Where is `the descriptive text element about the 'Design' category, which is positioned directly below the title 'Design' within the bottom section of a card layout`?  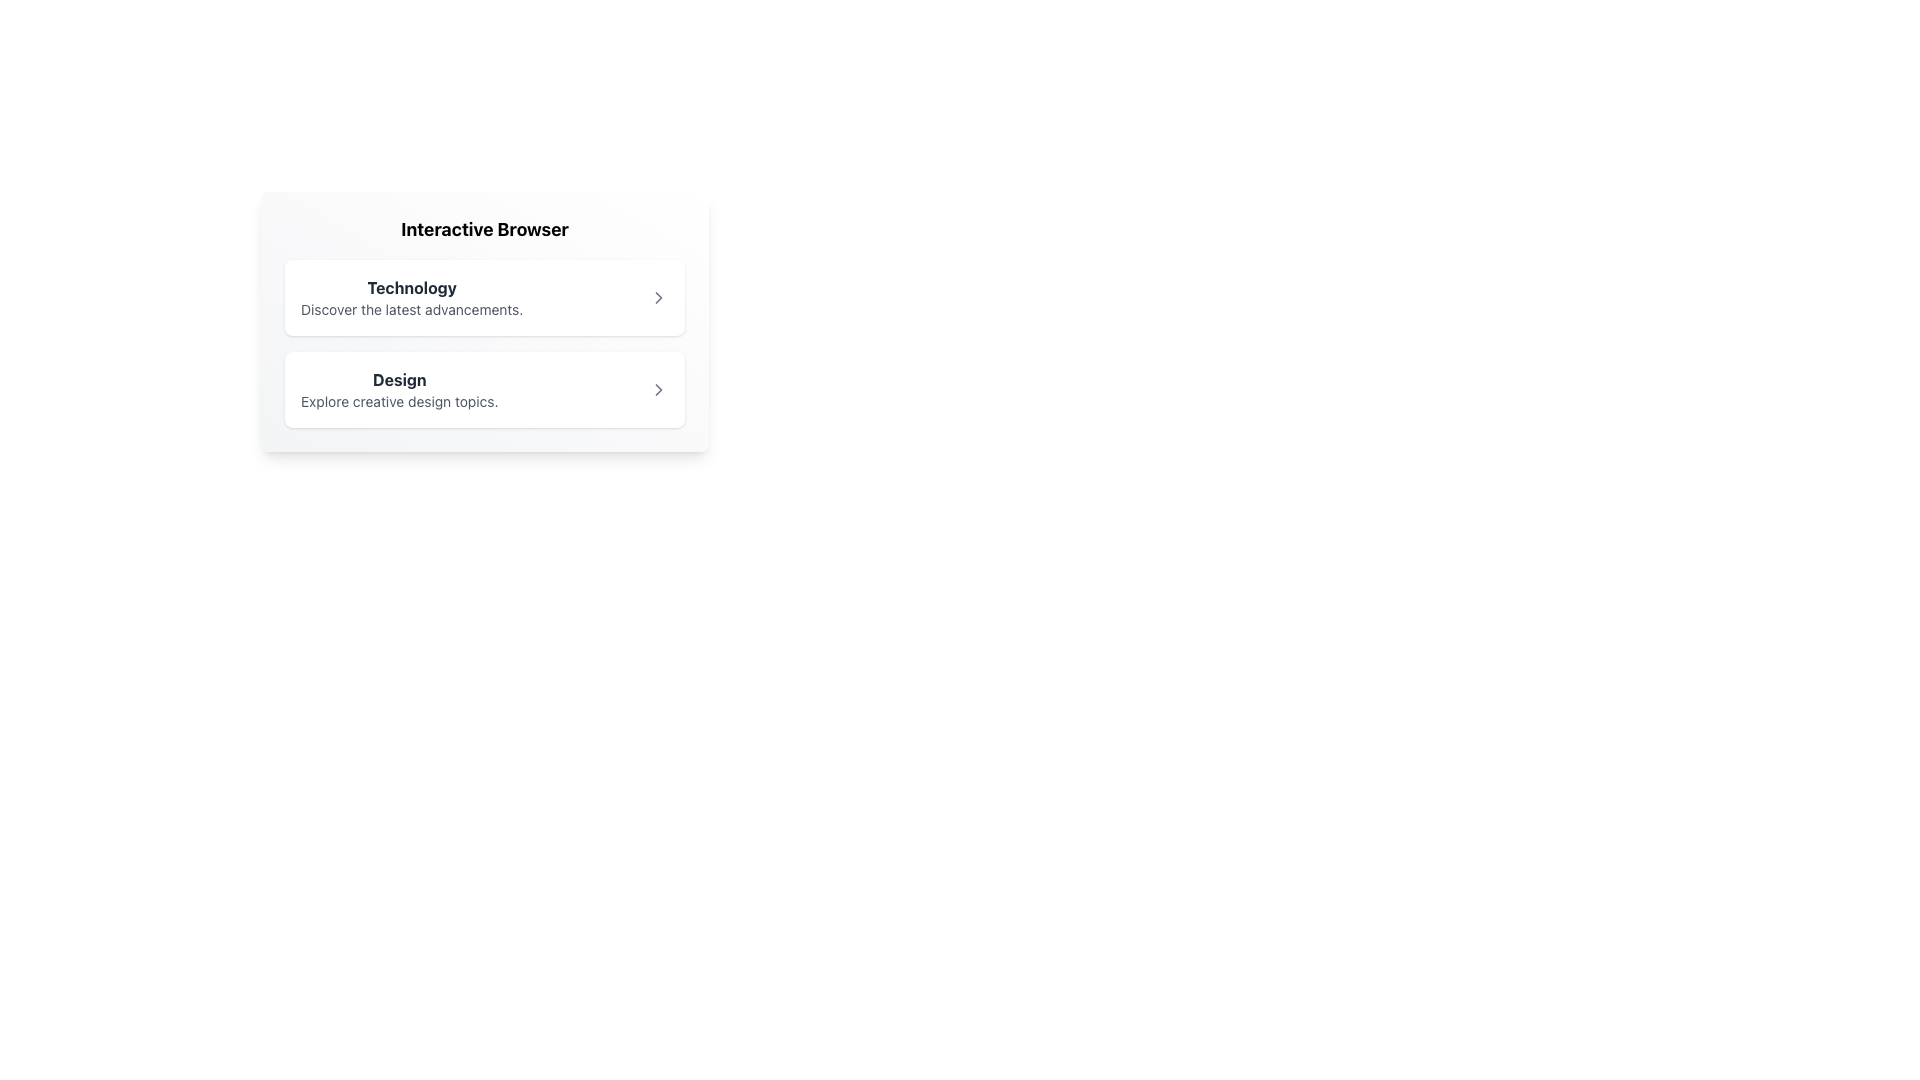
the descriptive text element about the 'Design' category, which is positioned directly below the title 'Design' within the bottom section of a card layout is located at coordinates (399, 401).